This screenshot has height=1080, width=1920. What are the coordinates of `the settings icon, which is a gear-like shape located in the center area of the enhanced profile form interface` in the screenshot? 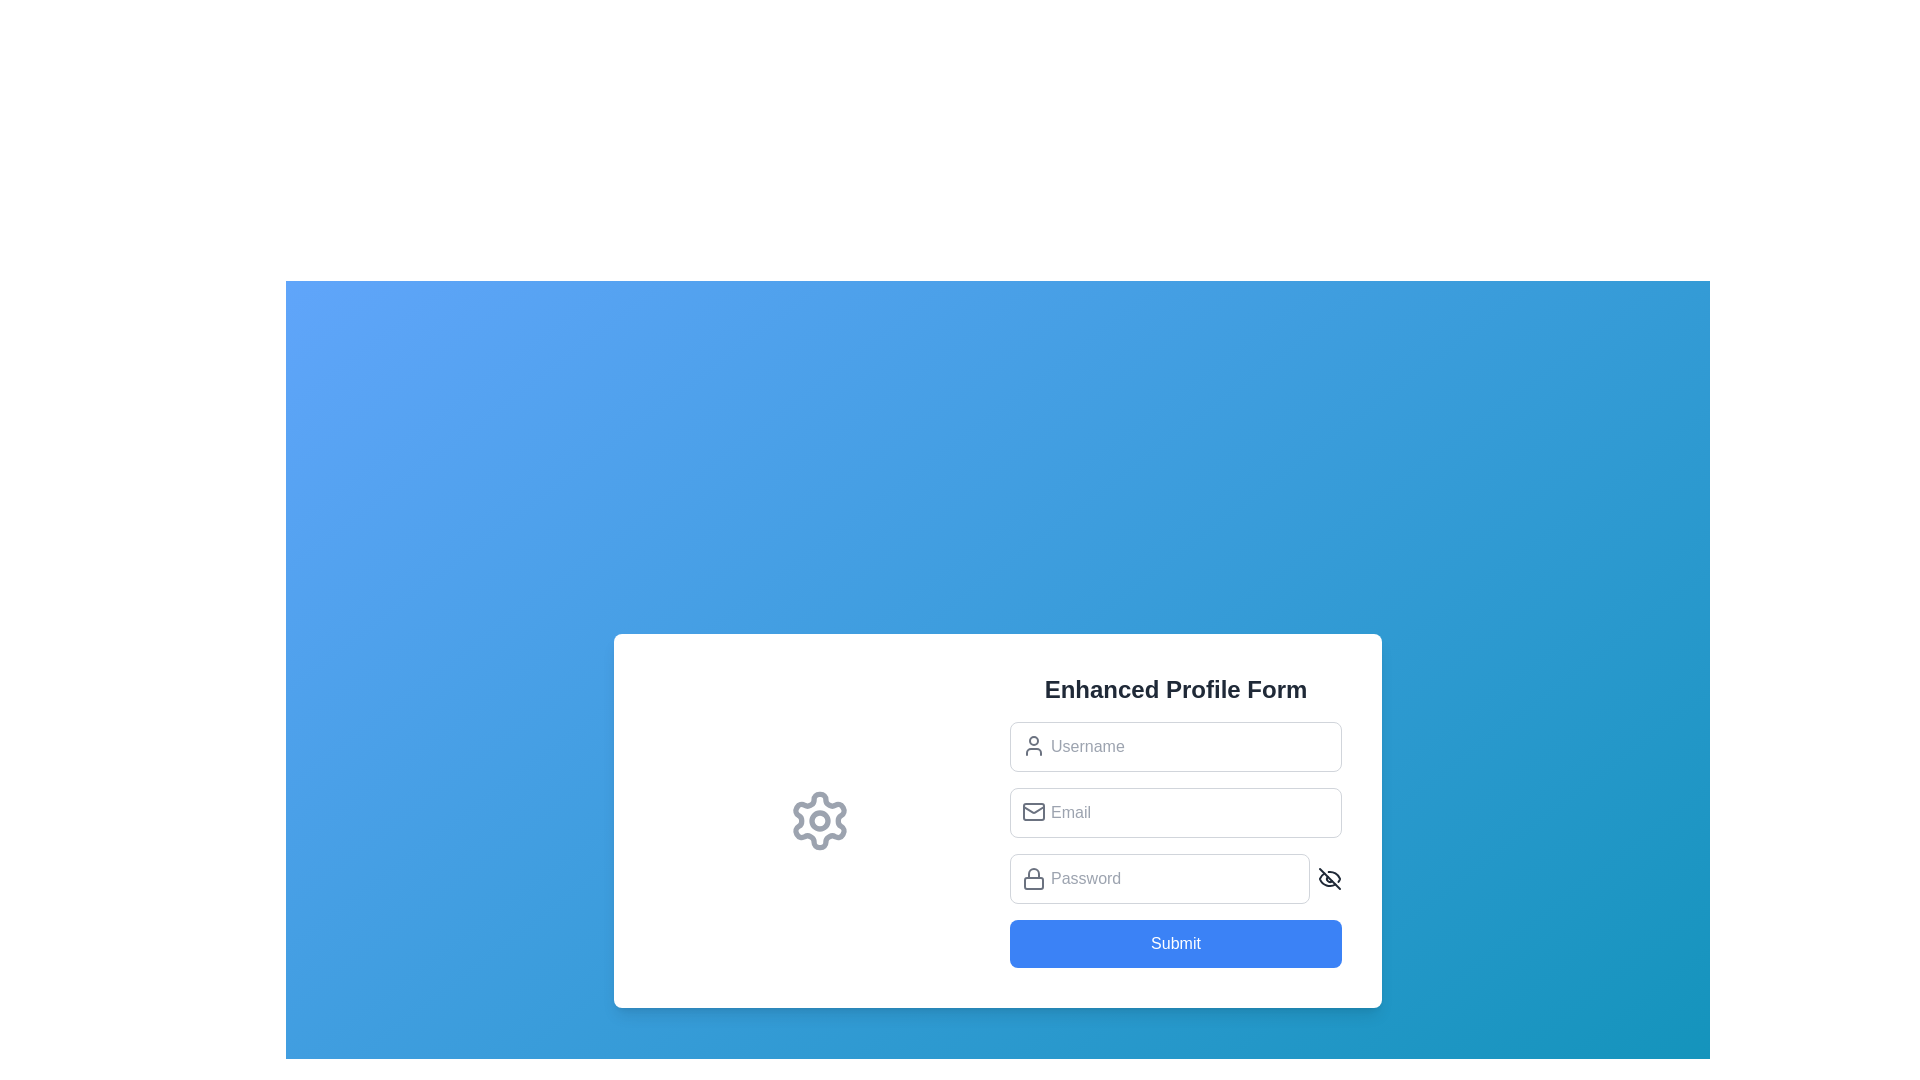 It's located at (820, 821).